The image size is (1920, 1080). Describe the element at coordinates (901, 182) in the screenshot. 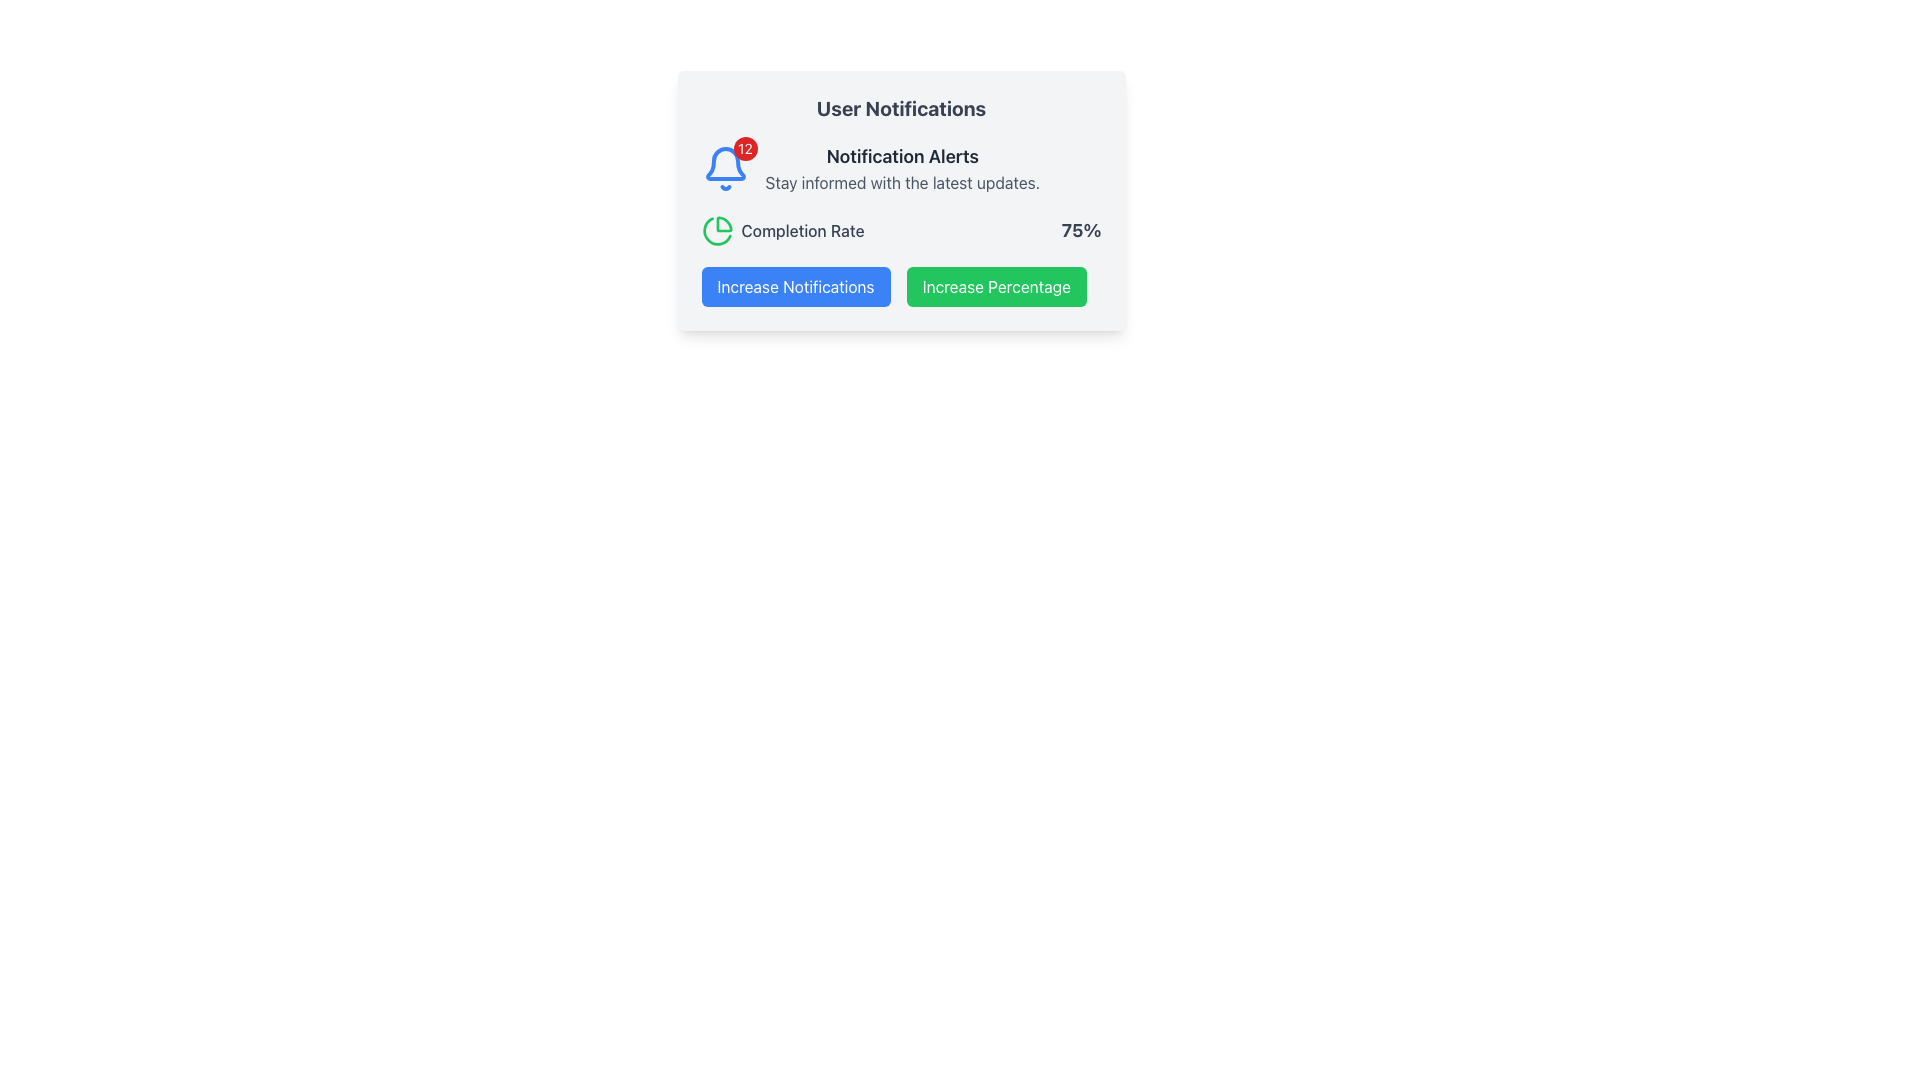

I see `static text that serves as a descriptive label for notification alerts, positioned directly below the text 'Notification Alerts'` at that location.